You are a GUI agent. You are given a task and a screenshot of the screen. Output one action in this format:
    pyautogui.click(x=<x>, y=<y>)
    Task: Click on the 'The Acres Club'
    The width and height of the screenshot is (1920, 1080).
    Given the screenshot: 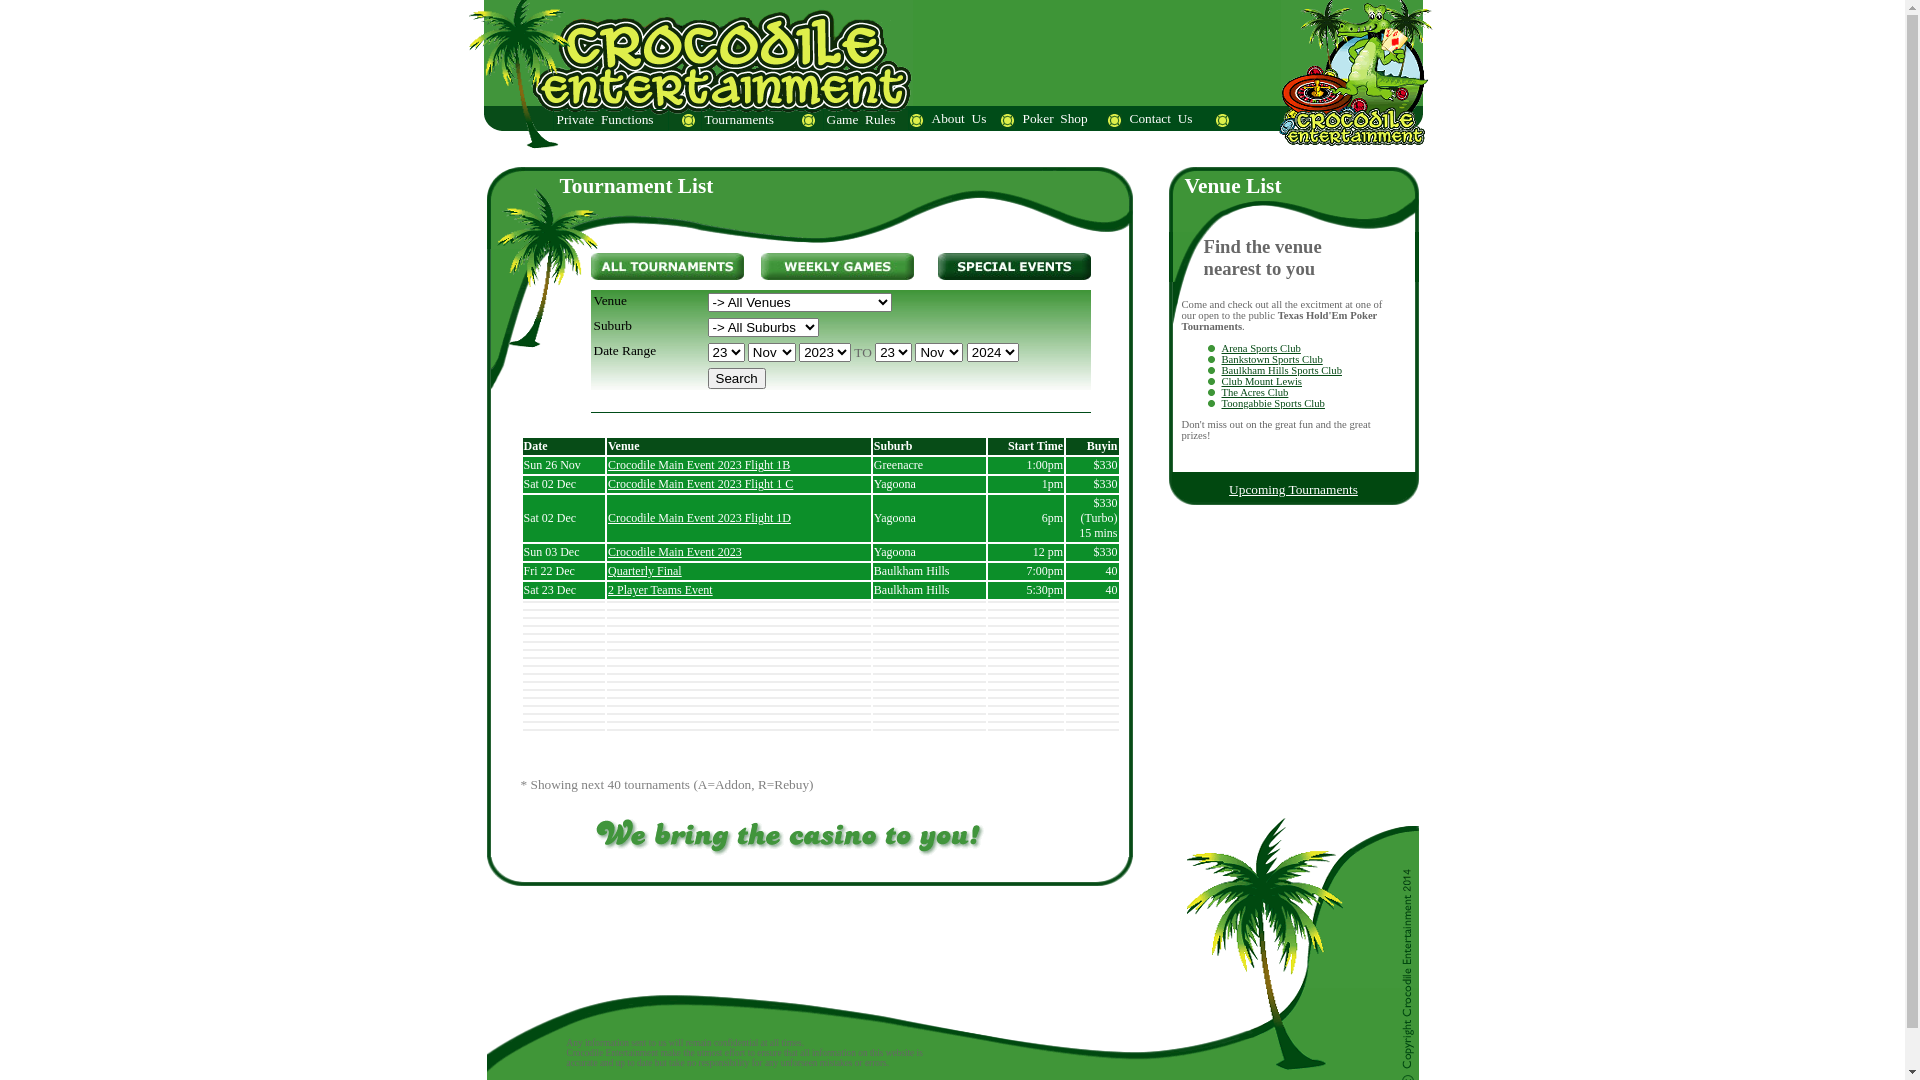 What is the action you would take?
    pyautogui.click(x=1254, y=392)
    